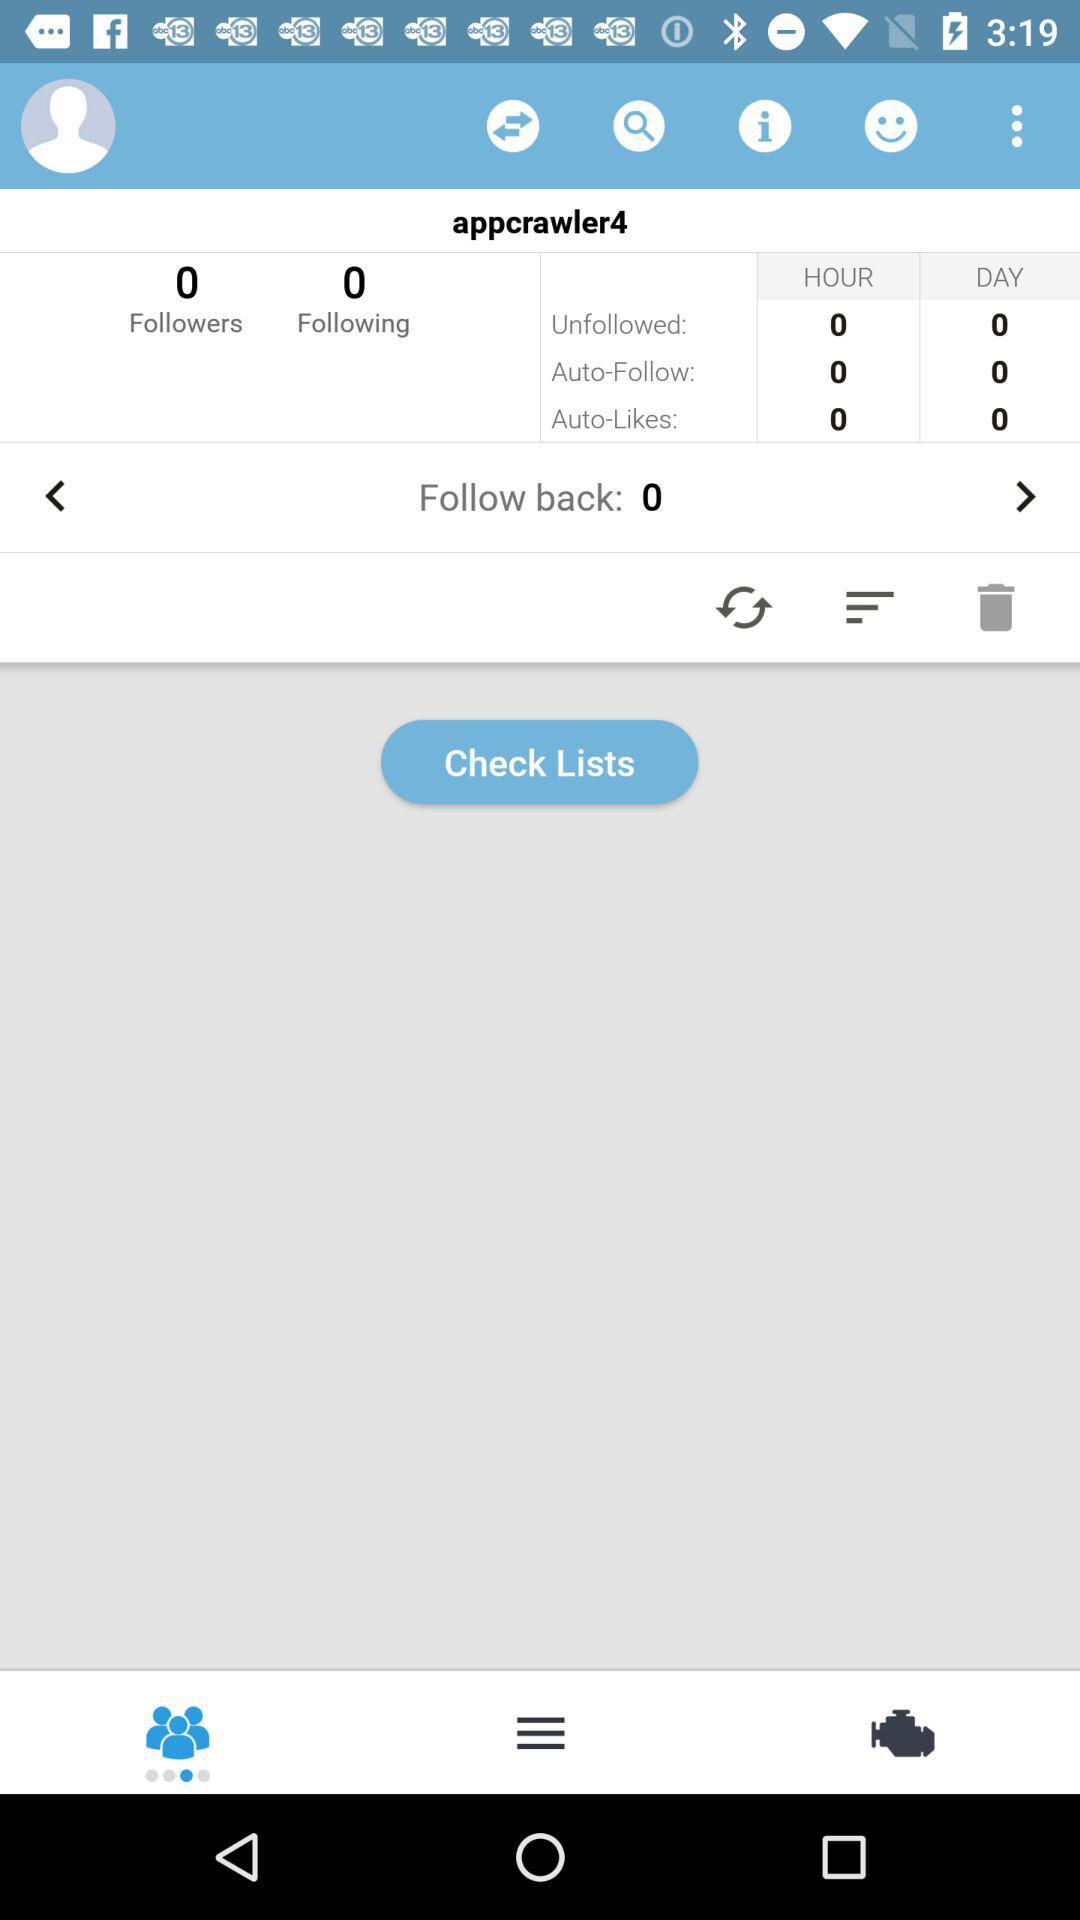  Describe the element at coordinates (352, 295) in the screenshot. I see `item next to the 0` at that location.